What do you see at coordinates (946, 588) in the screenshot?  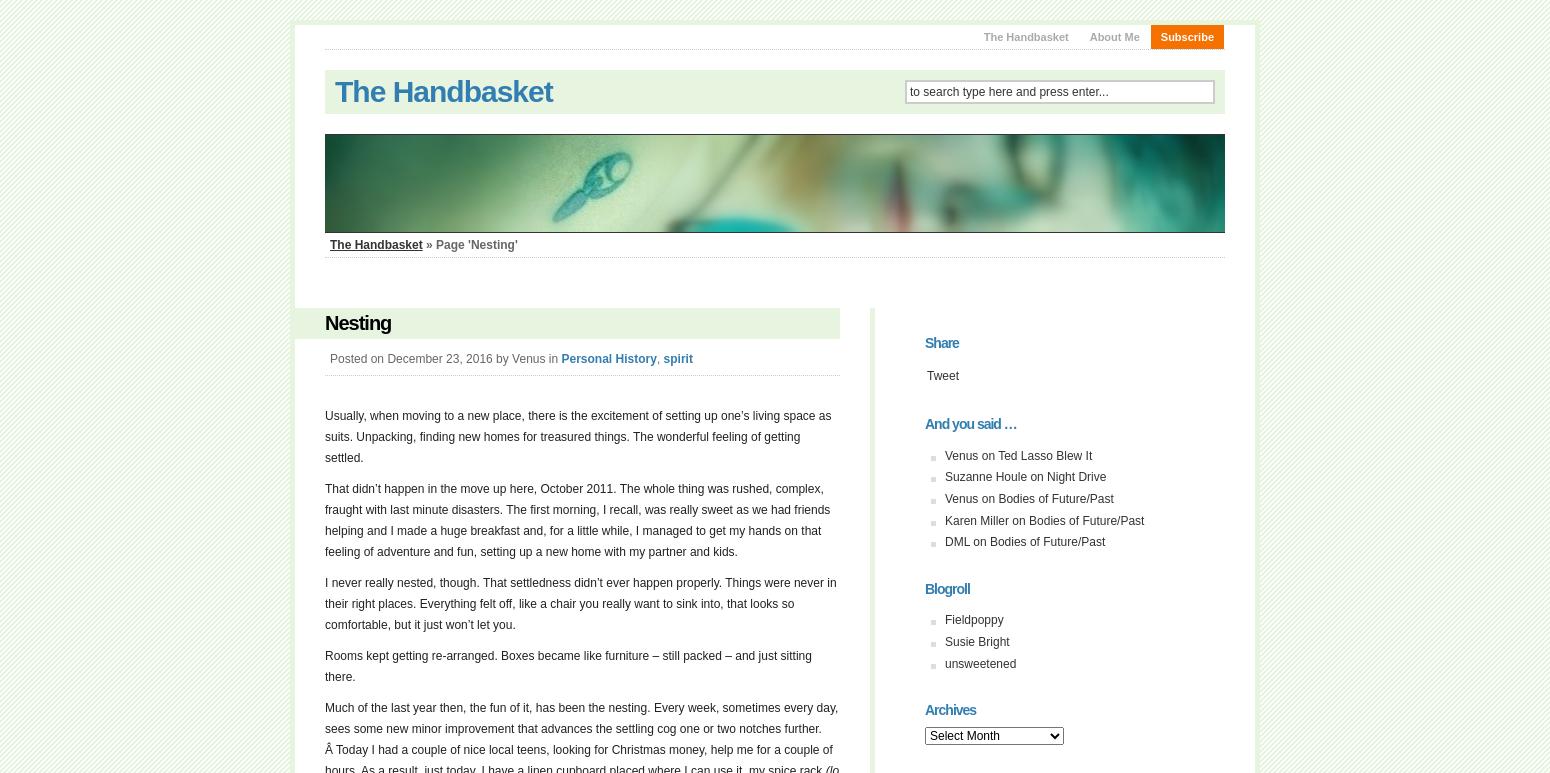 I see `'Blogroll'` at bounding box center [946, 588].